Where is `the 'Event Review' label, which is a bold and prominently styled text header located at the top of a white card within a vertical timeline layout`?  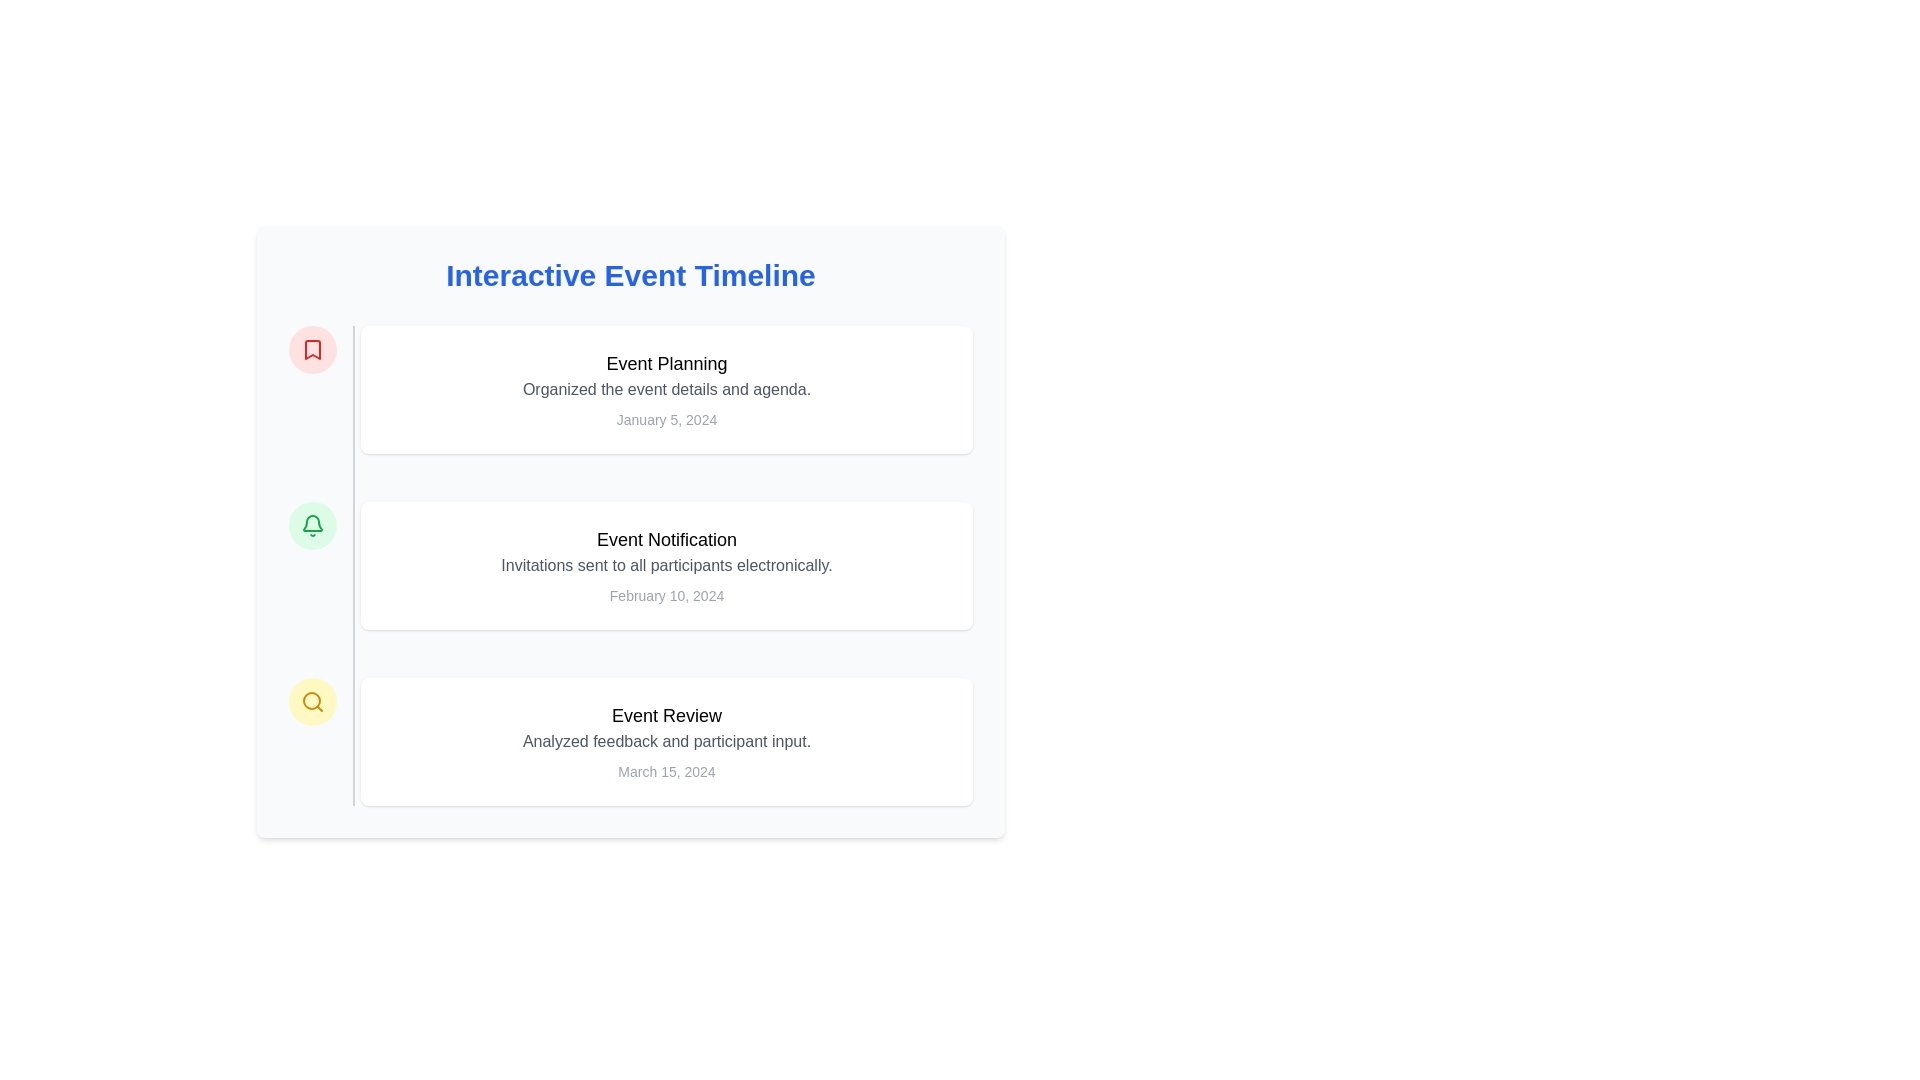
the 'Event Review' label, which is a bold and prominently styled text header located at the top of a white card within a vertical timeline layout is located at coordinates (667, 715).